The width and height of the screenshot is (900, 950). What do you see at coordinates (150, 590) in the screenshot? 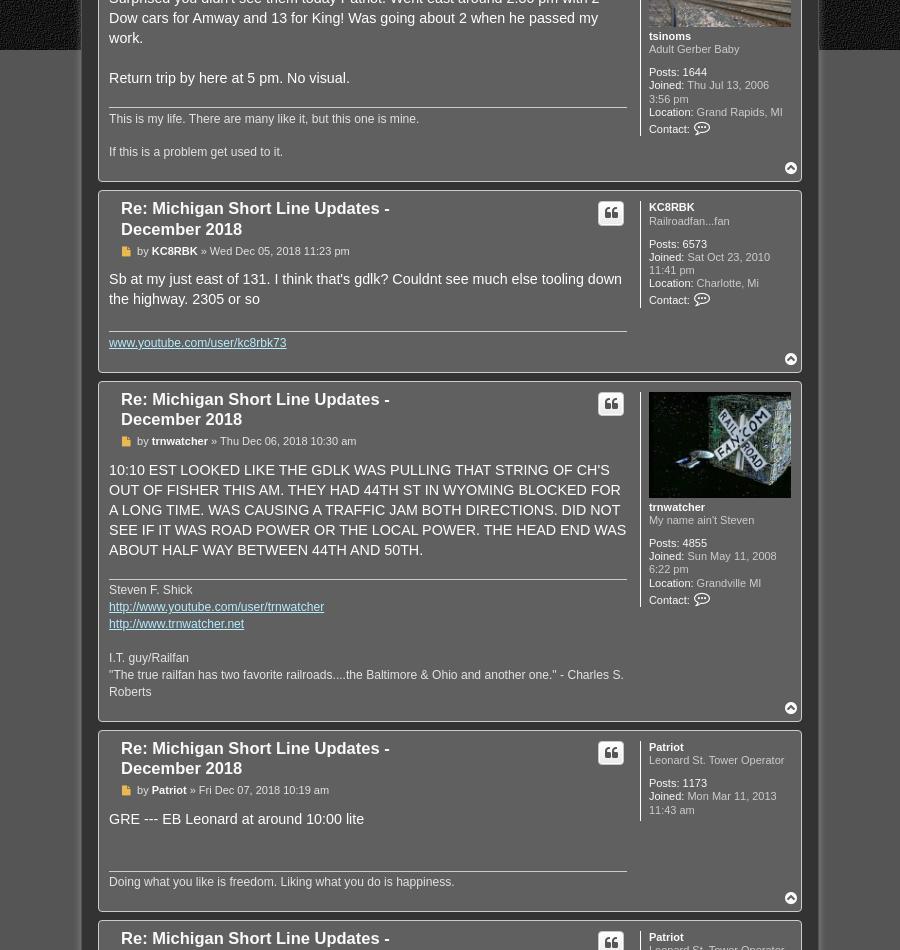
I see `'Steven F. Shick'` at bounding box center [150, 590].